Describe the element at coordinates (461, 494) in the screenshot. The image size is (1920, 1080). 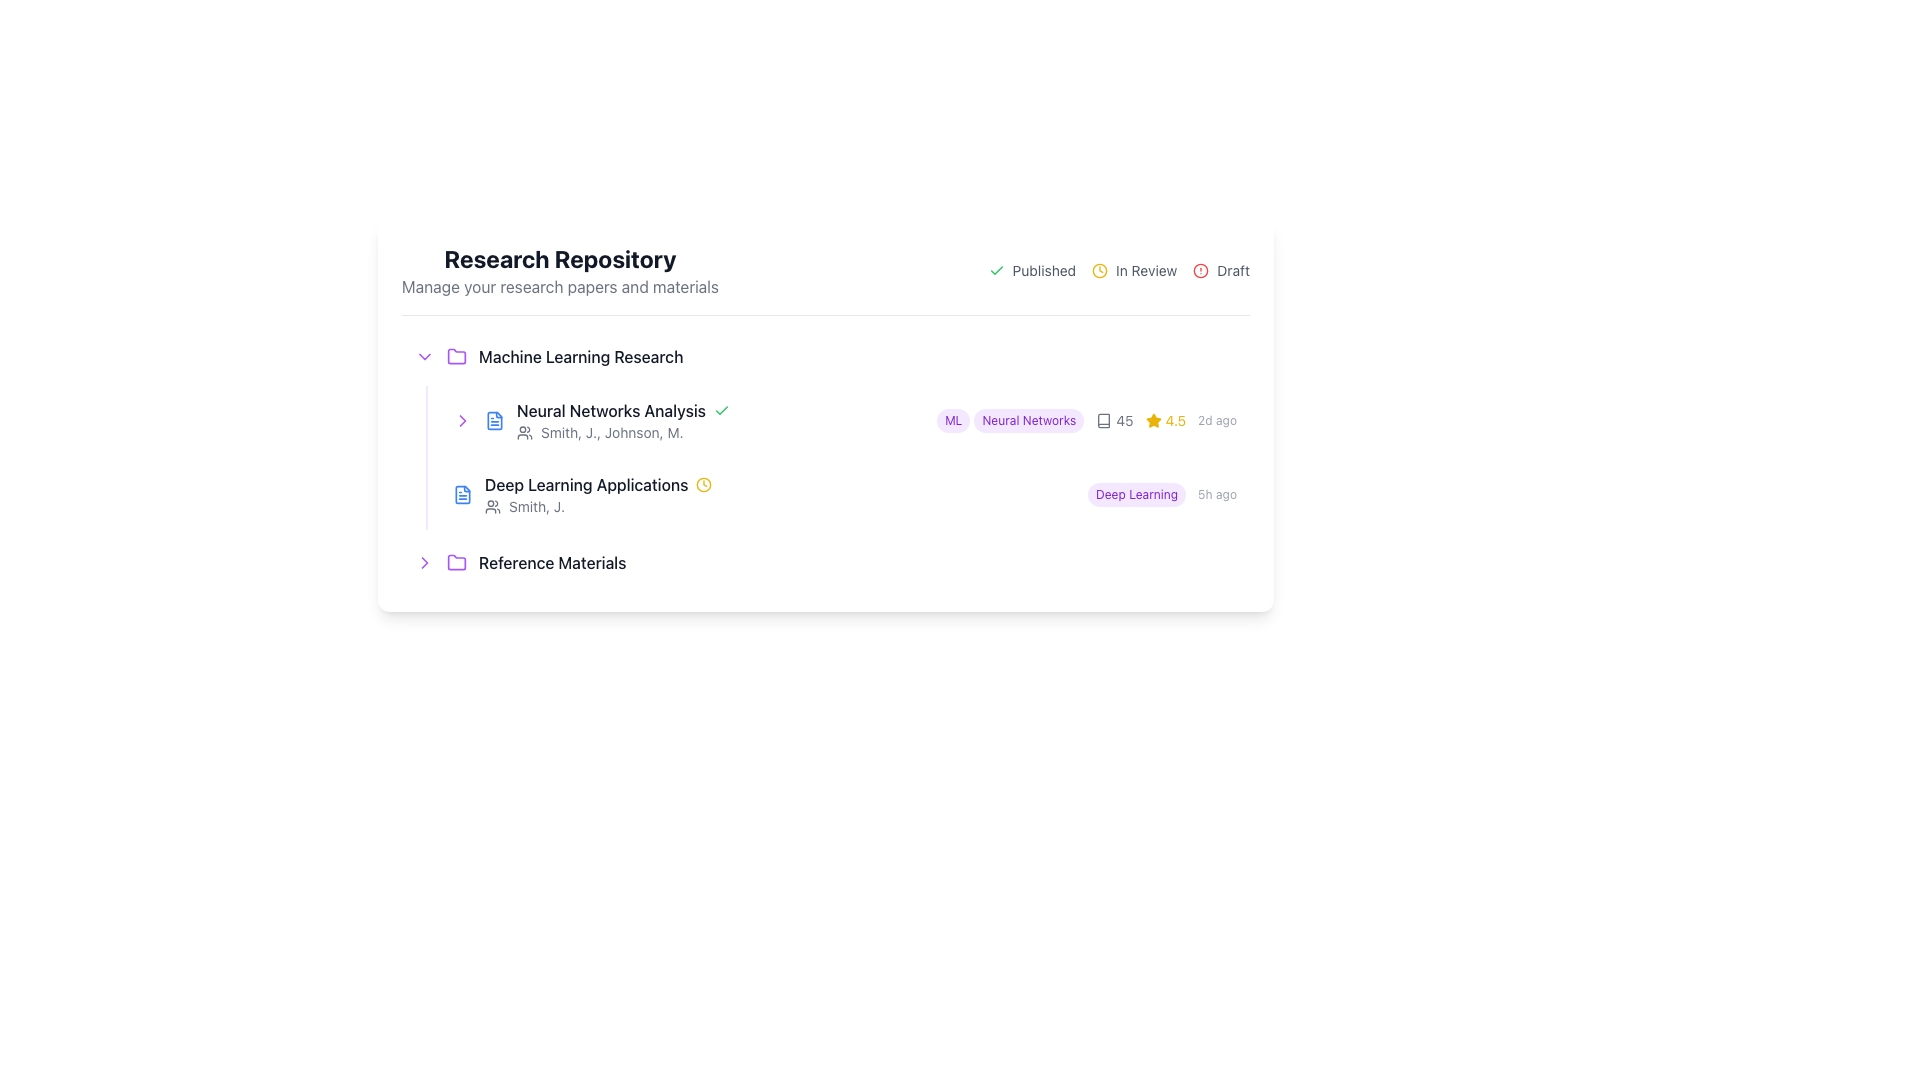
I see `the blue file document icon located at the beginning of the list item labeled 'Deep Learning Applications, Smith, J.' in the 'Research Repository'` at that location.